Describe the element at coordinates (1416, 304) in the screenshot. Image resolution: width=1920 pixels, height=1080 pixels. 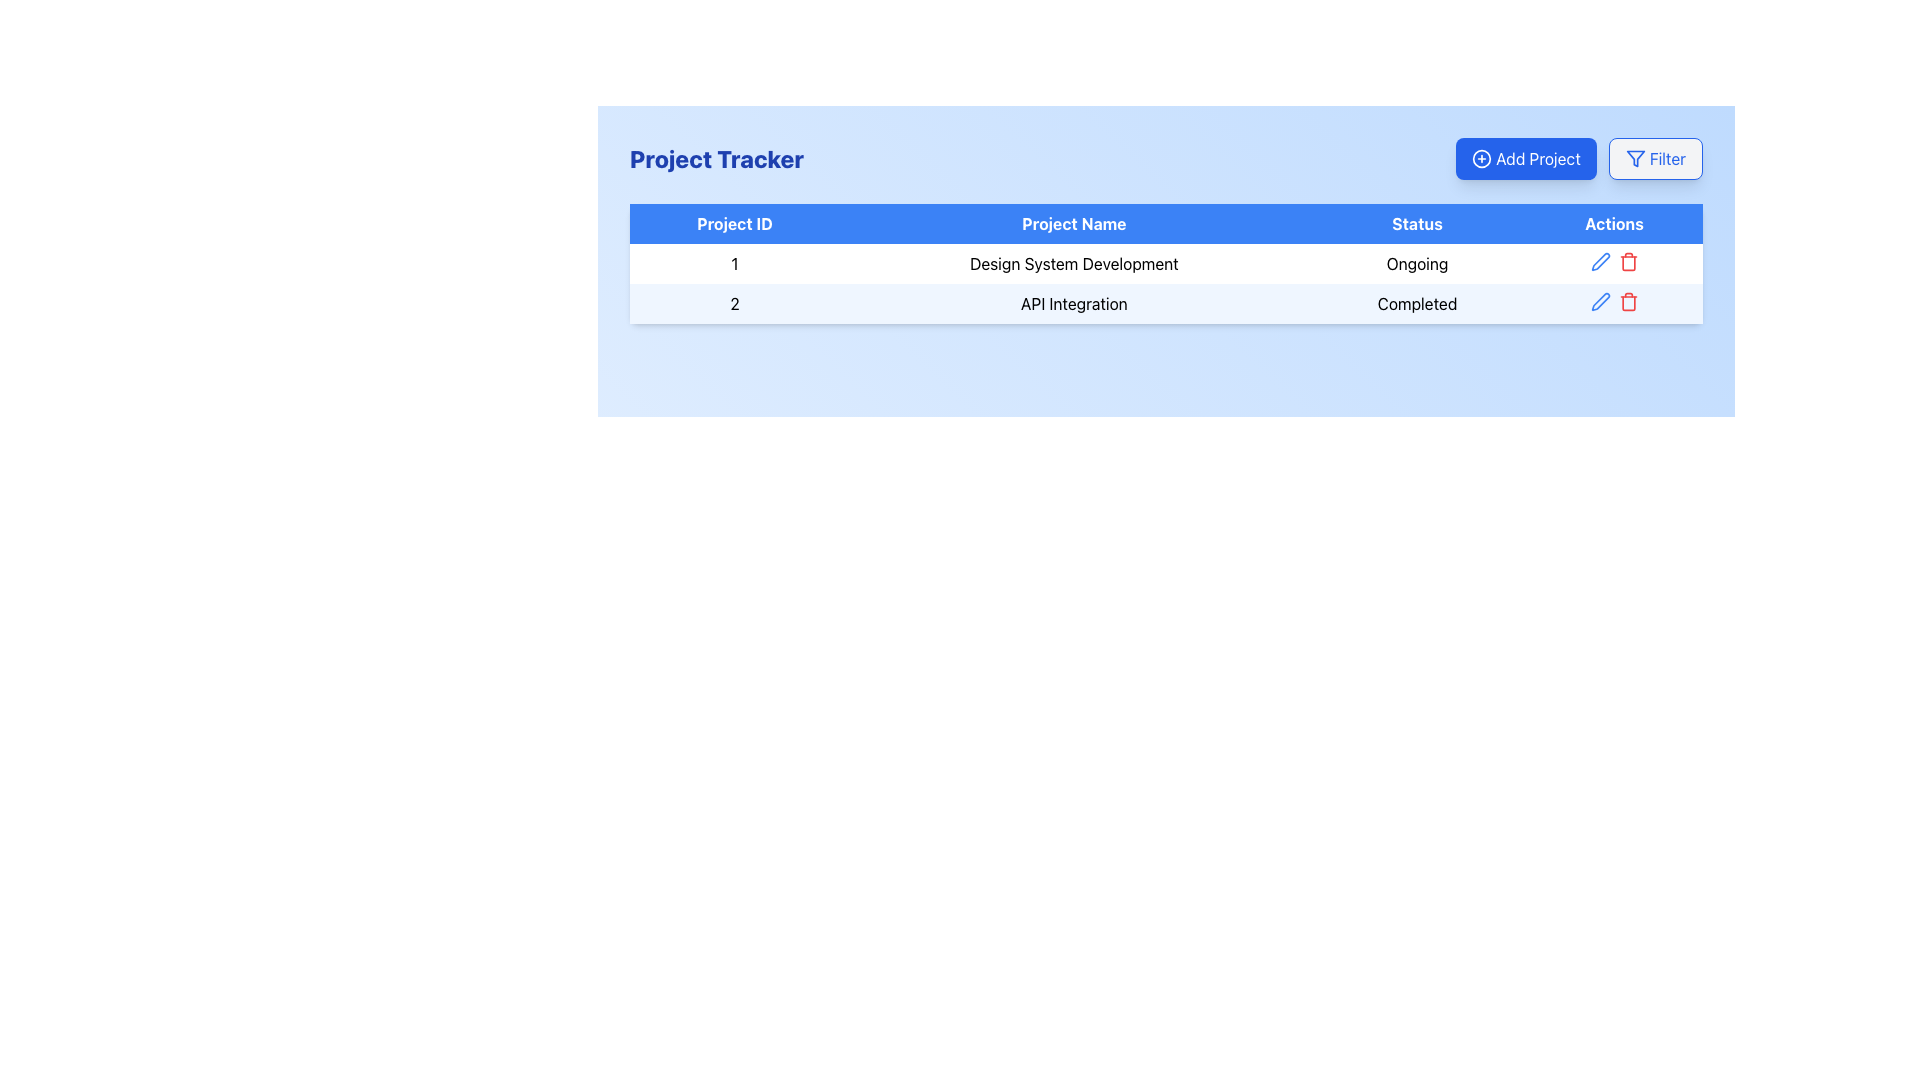
I see `the Text Cell in the second row and third column of the table that indicates the project status as completed` at that location.